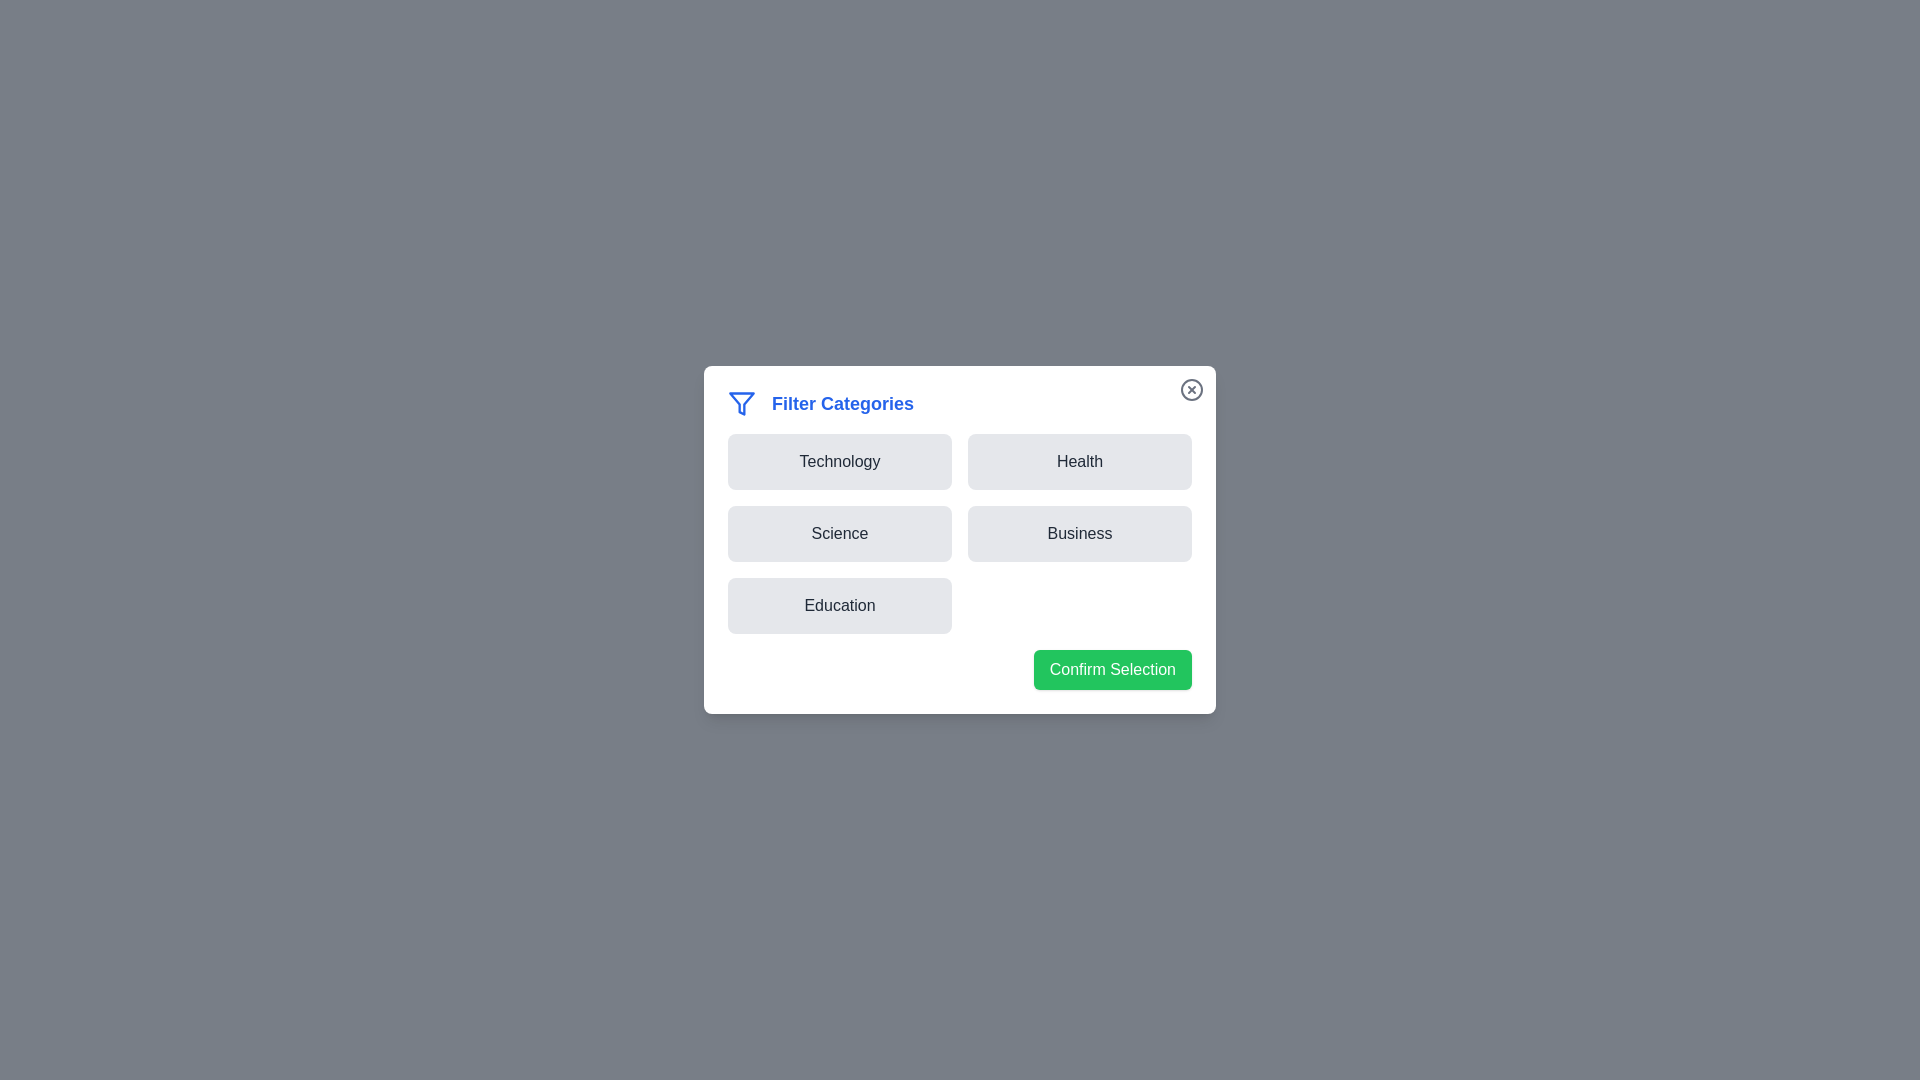  Describe the element at coordinates (1079, 462) in the screenshot. I see `the button corresponding to the category Health` at that location.